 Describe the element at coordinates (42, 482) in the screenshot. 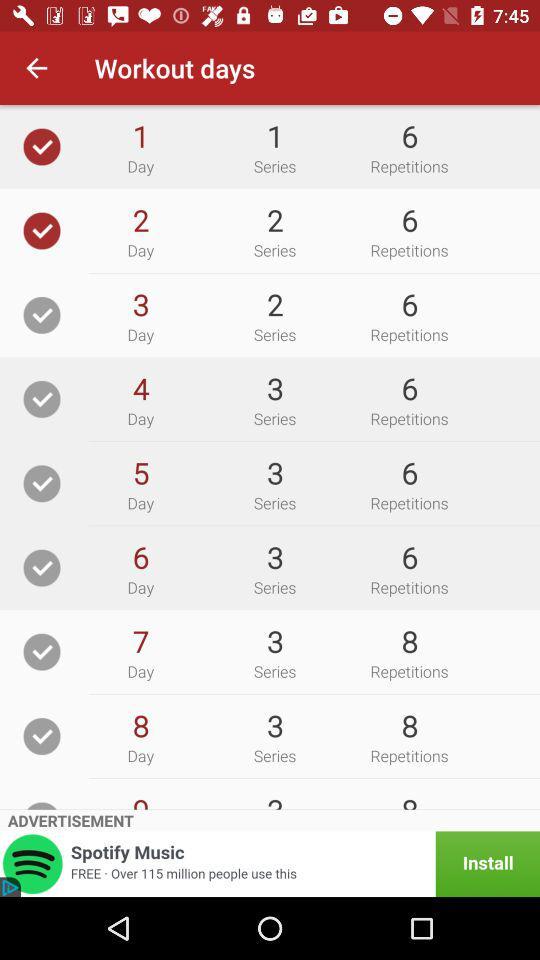

I see `mark completed` at that location.